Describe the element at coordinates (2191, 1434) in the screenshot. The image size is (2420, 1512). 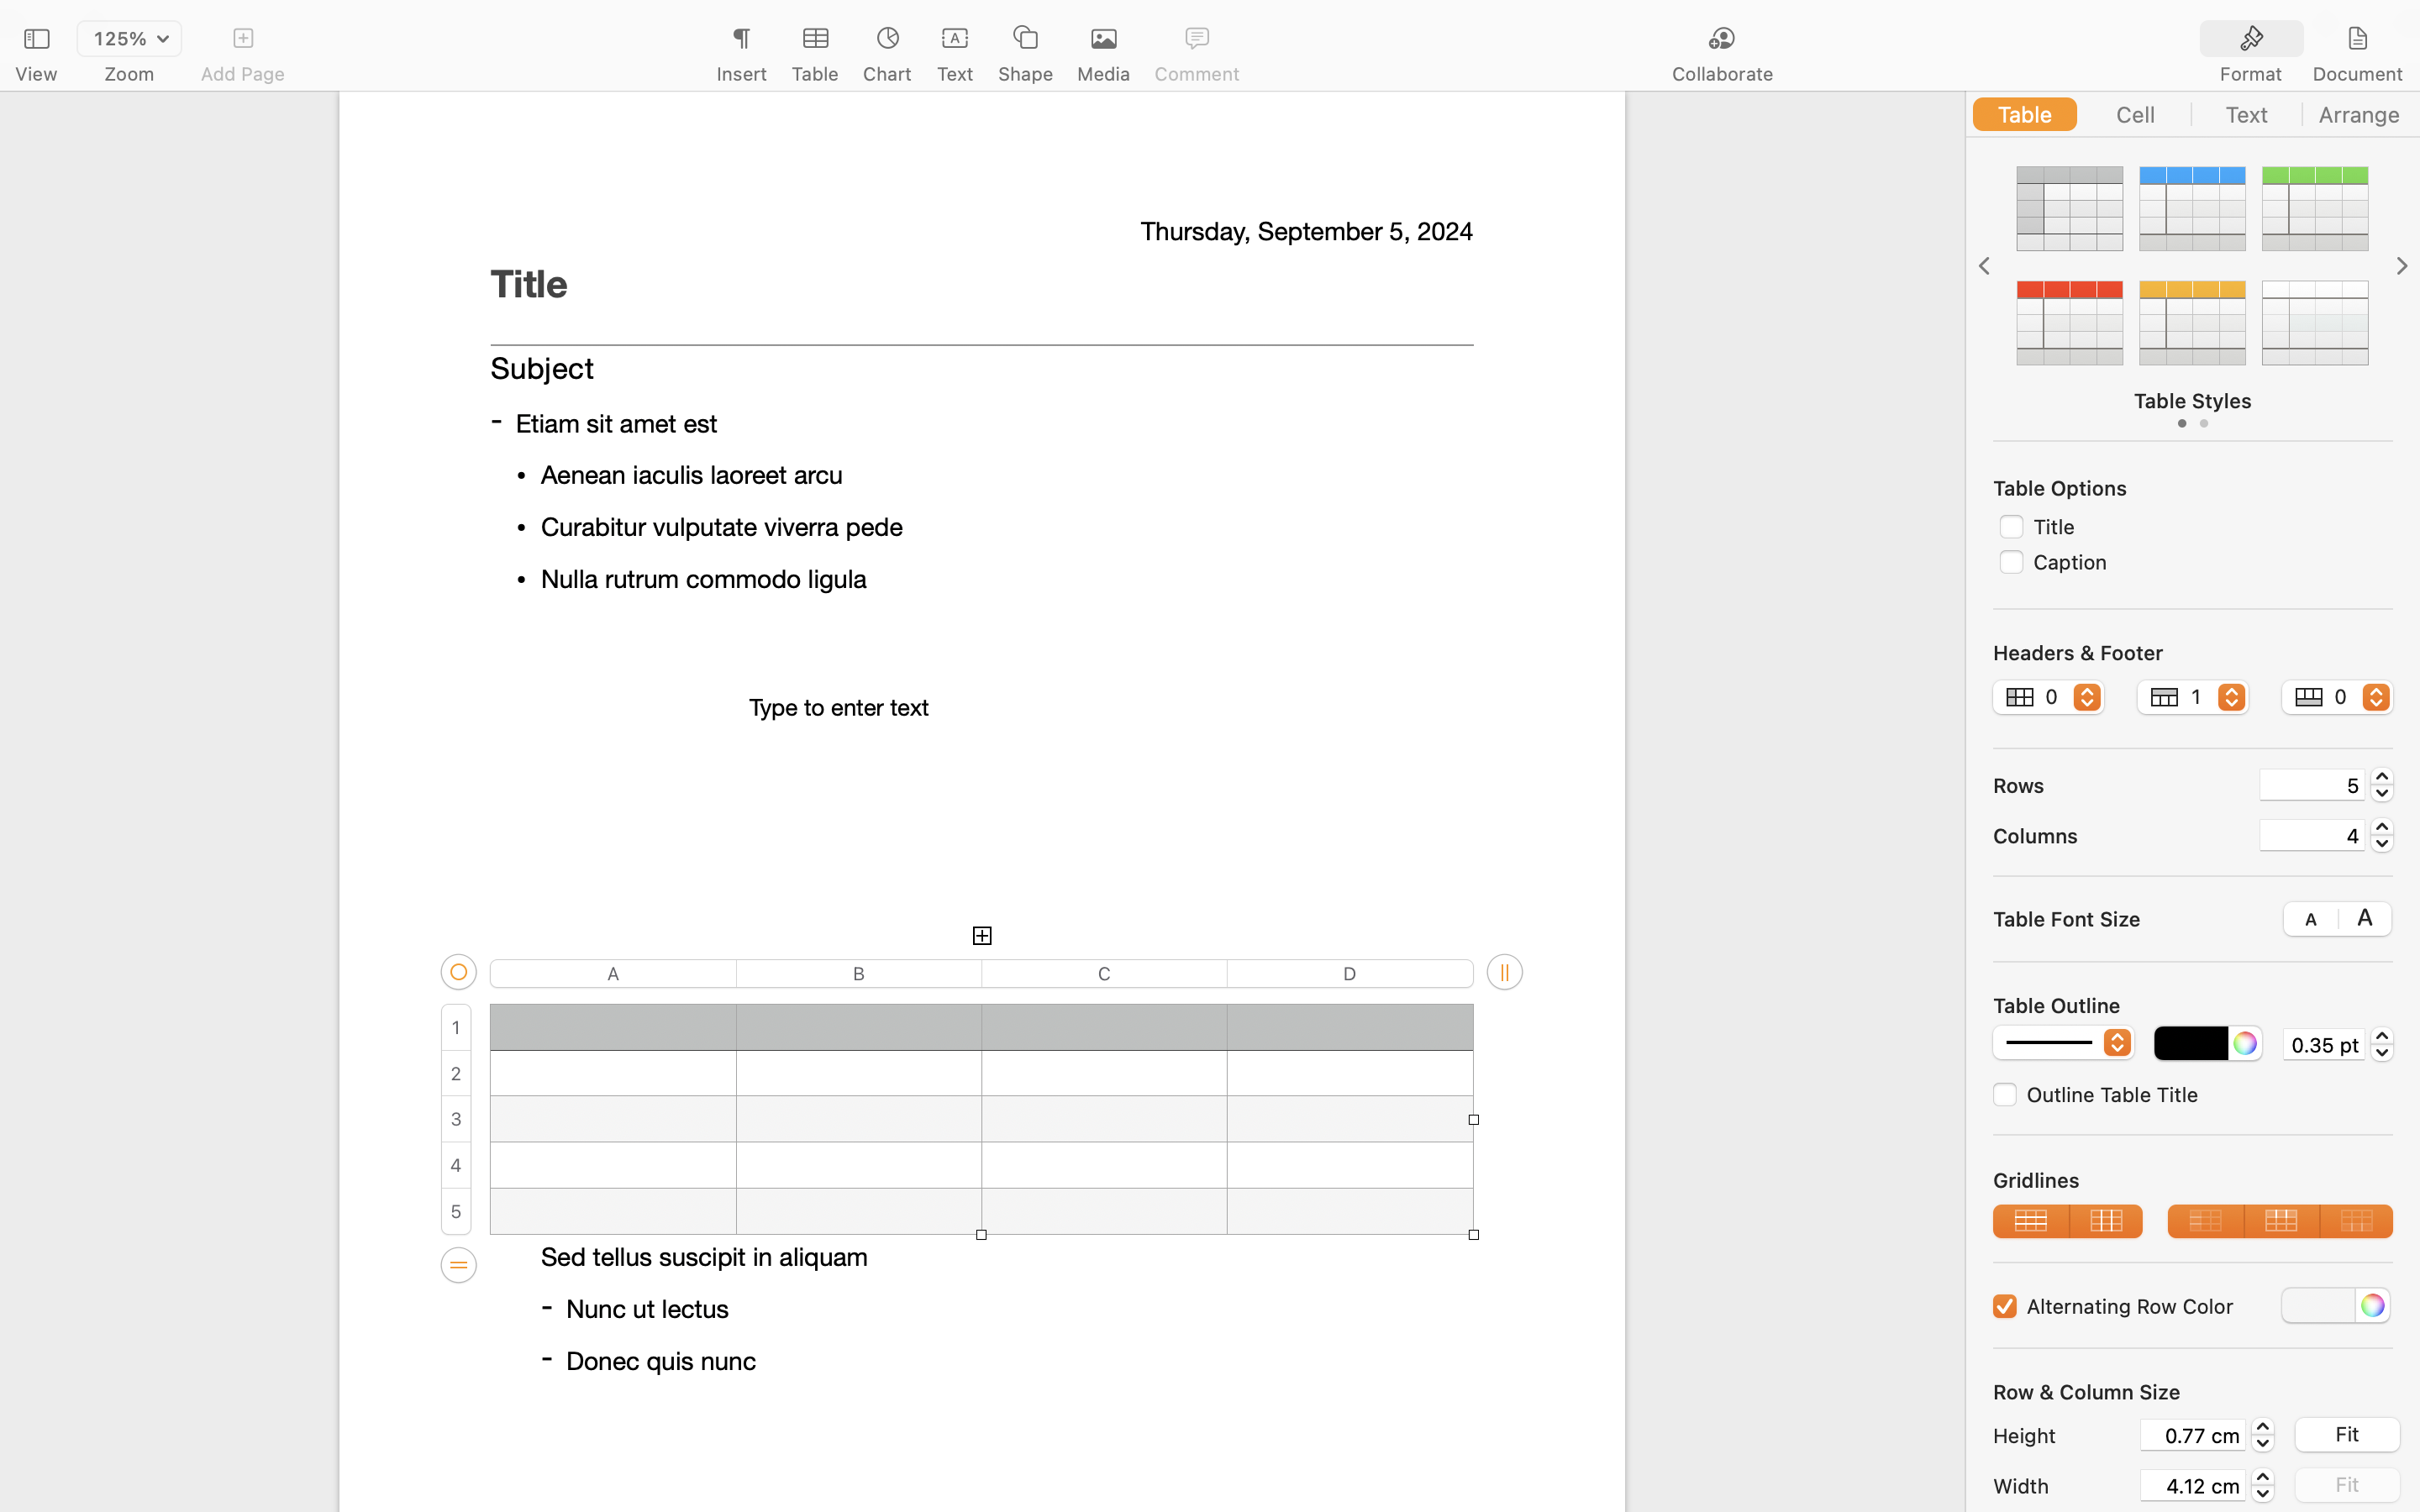
I see `'0.77 cm'` at that location.